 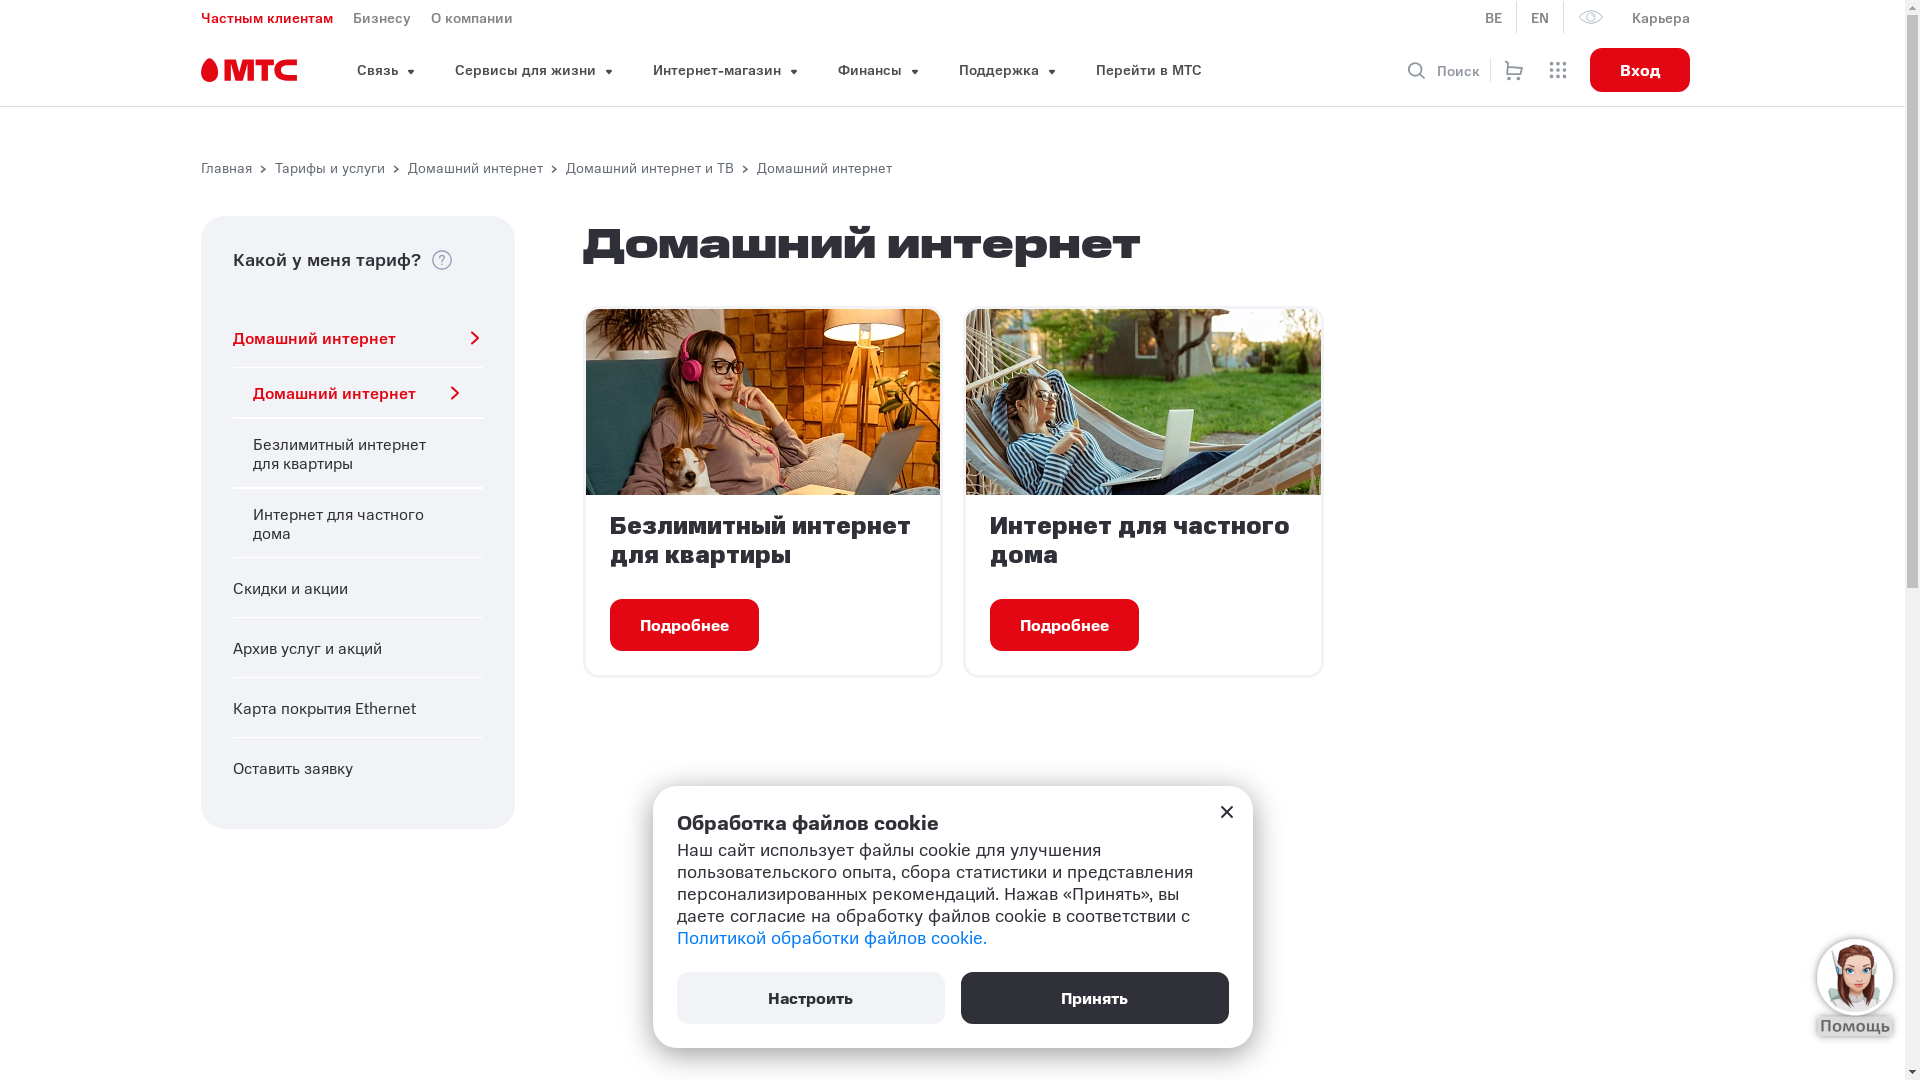 What do you see at coordinates (1539, 16) in the screenshot?
I see `'EN'` at bounding box center [1539, 16].